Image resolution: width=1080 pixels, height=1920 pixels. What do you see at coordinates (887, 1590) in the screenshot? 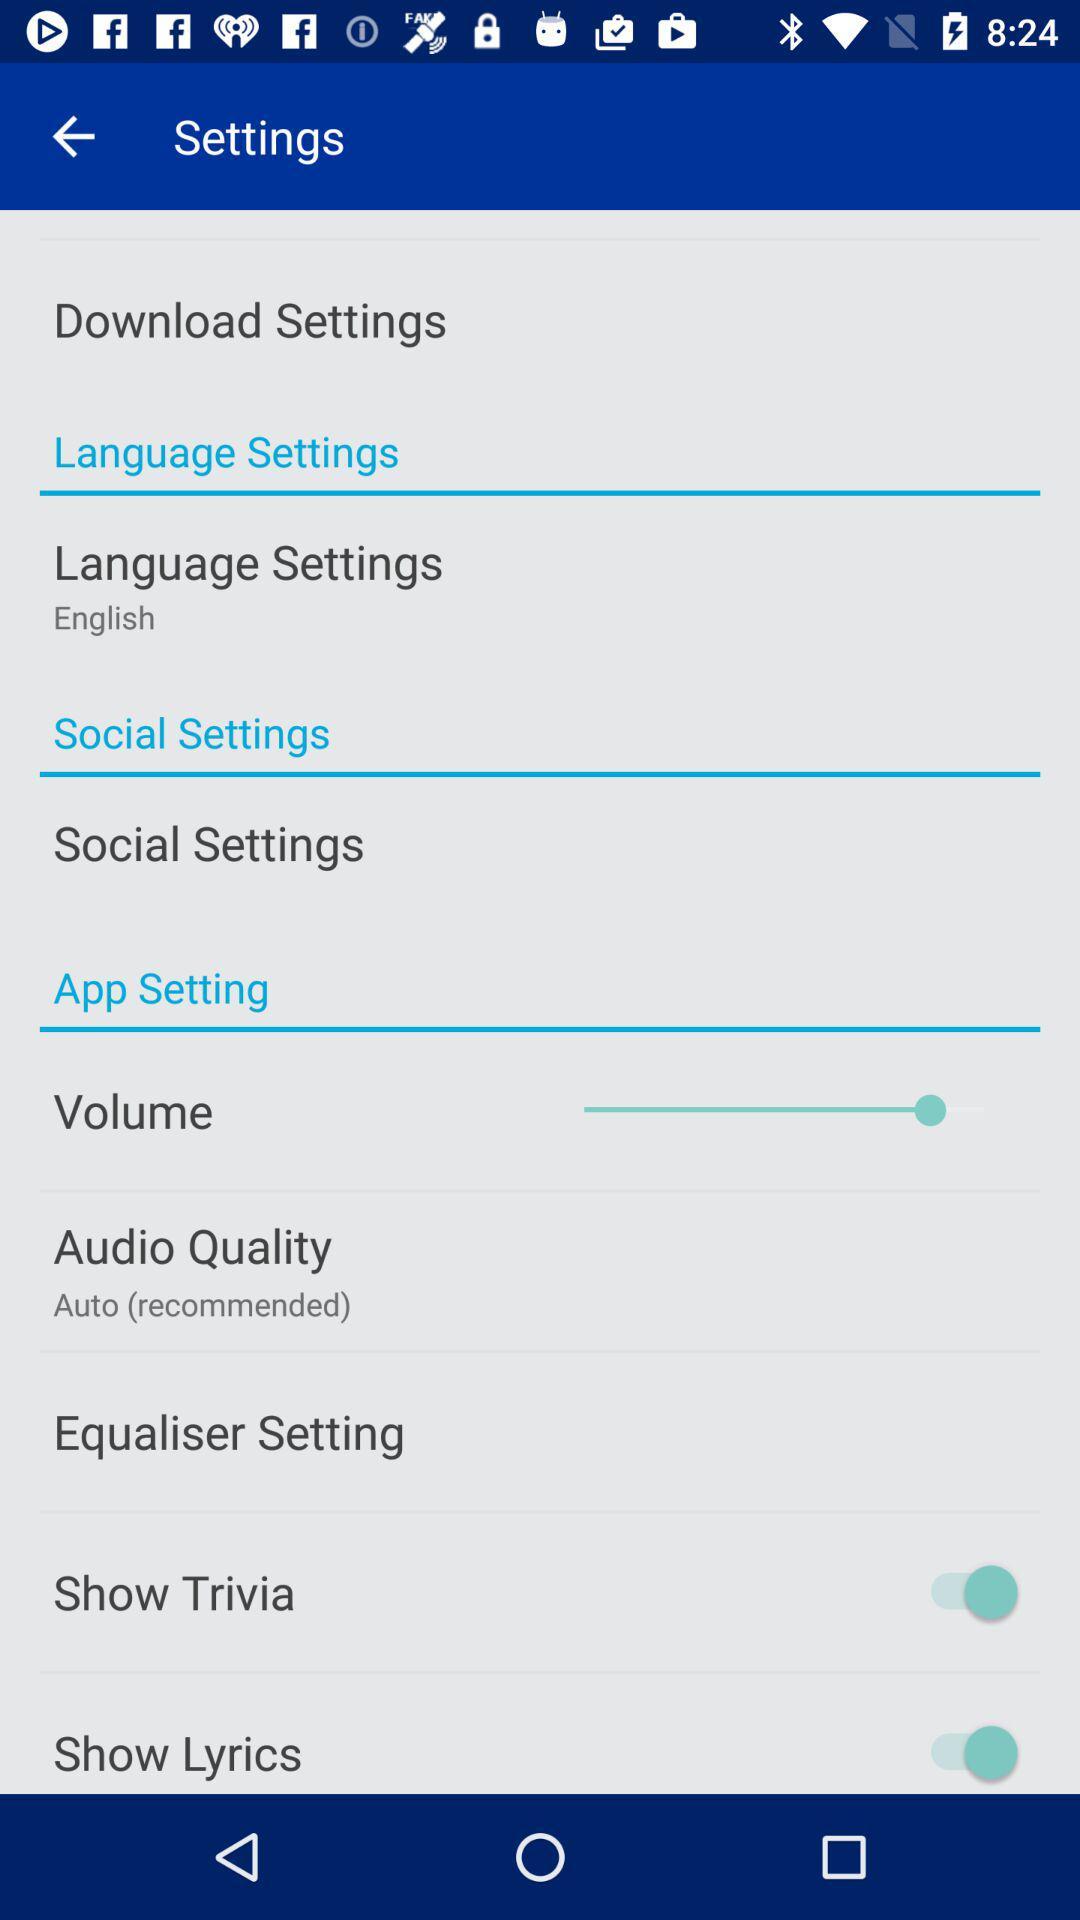
I see `show trivia on` at bounding box center [887, 1590].